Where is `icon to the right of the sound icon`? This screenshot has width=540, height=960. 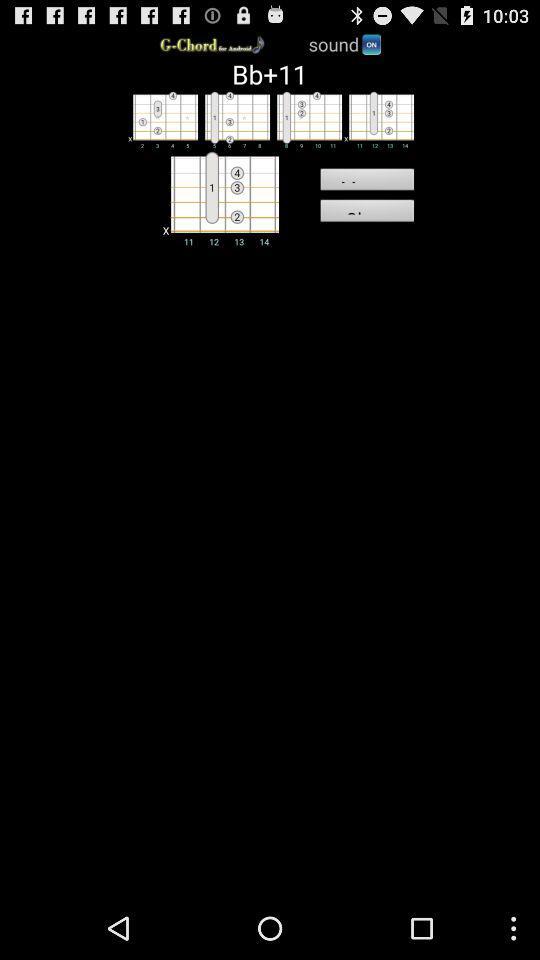 icon to the right of the sound icon is located at coordinates (370, 42).